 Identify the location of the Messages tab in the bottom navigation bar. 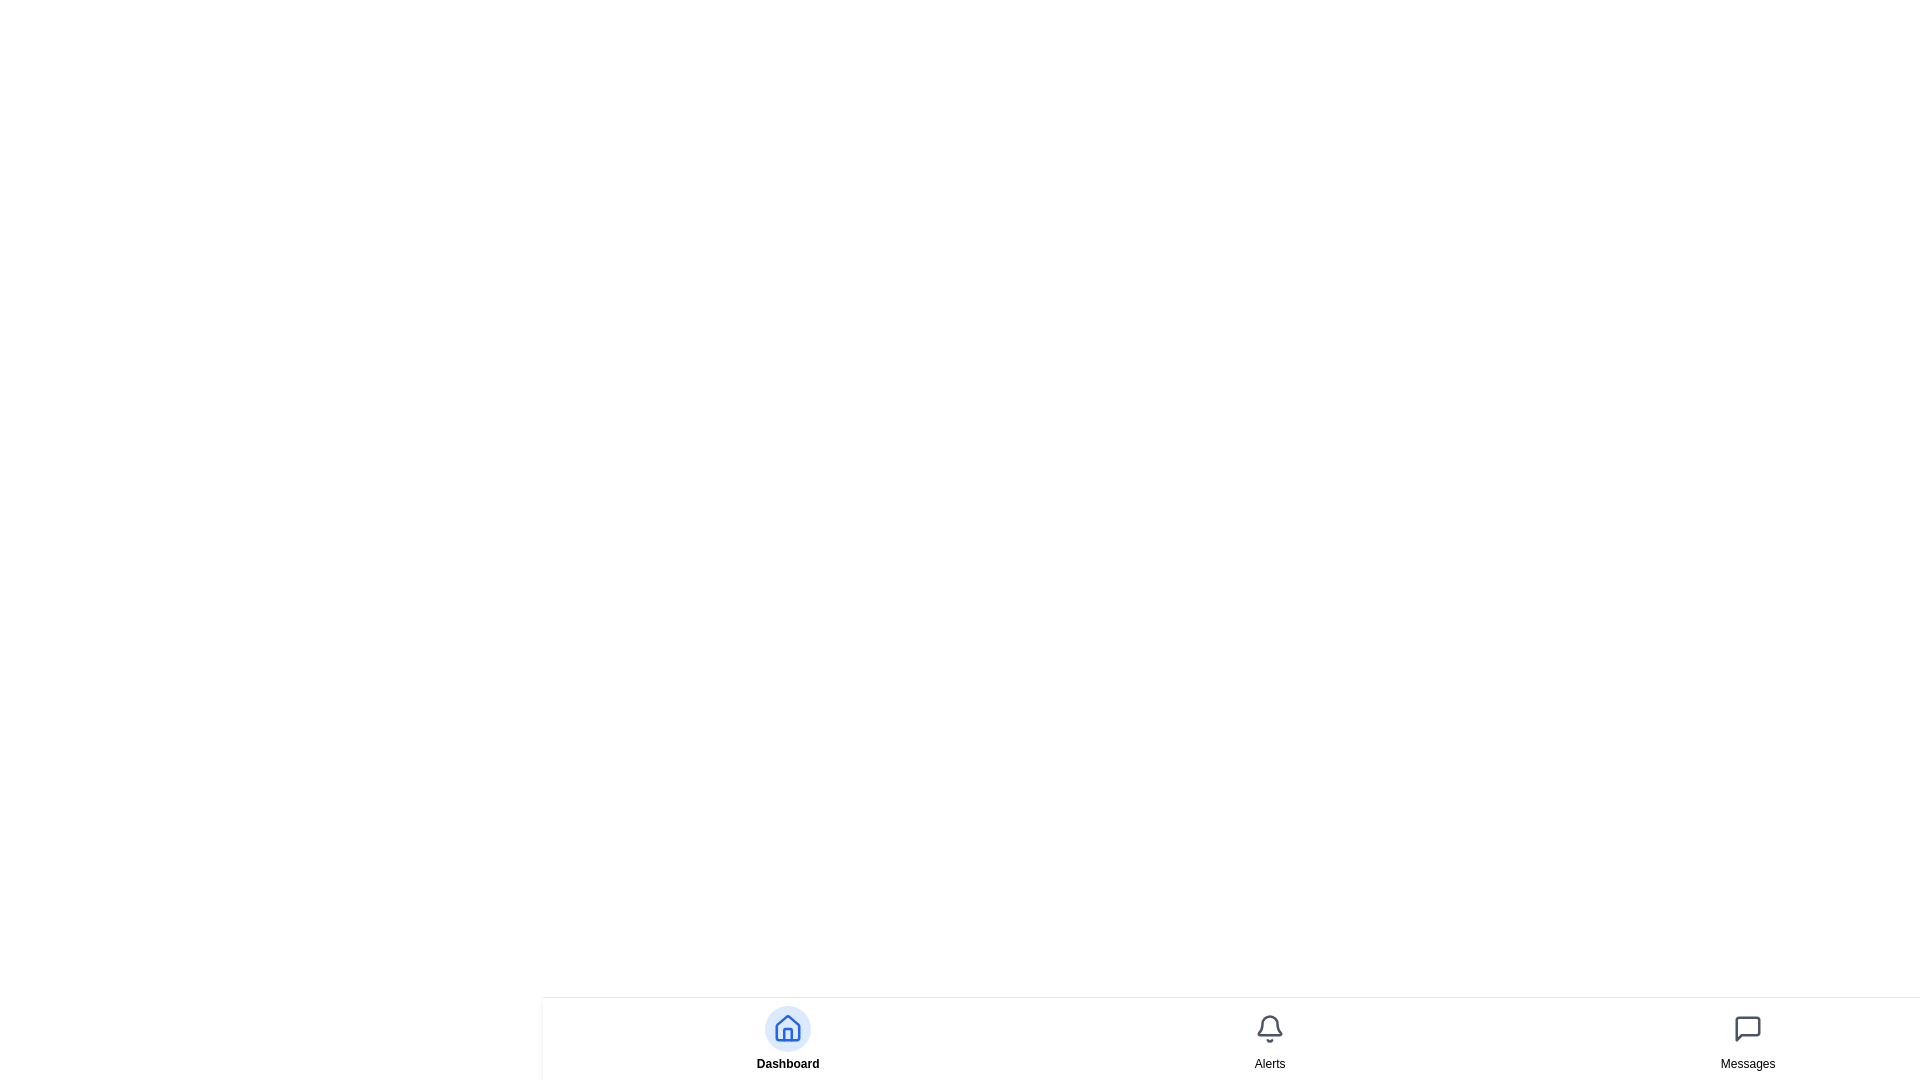
(1746, 1037).